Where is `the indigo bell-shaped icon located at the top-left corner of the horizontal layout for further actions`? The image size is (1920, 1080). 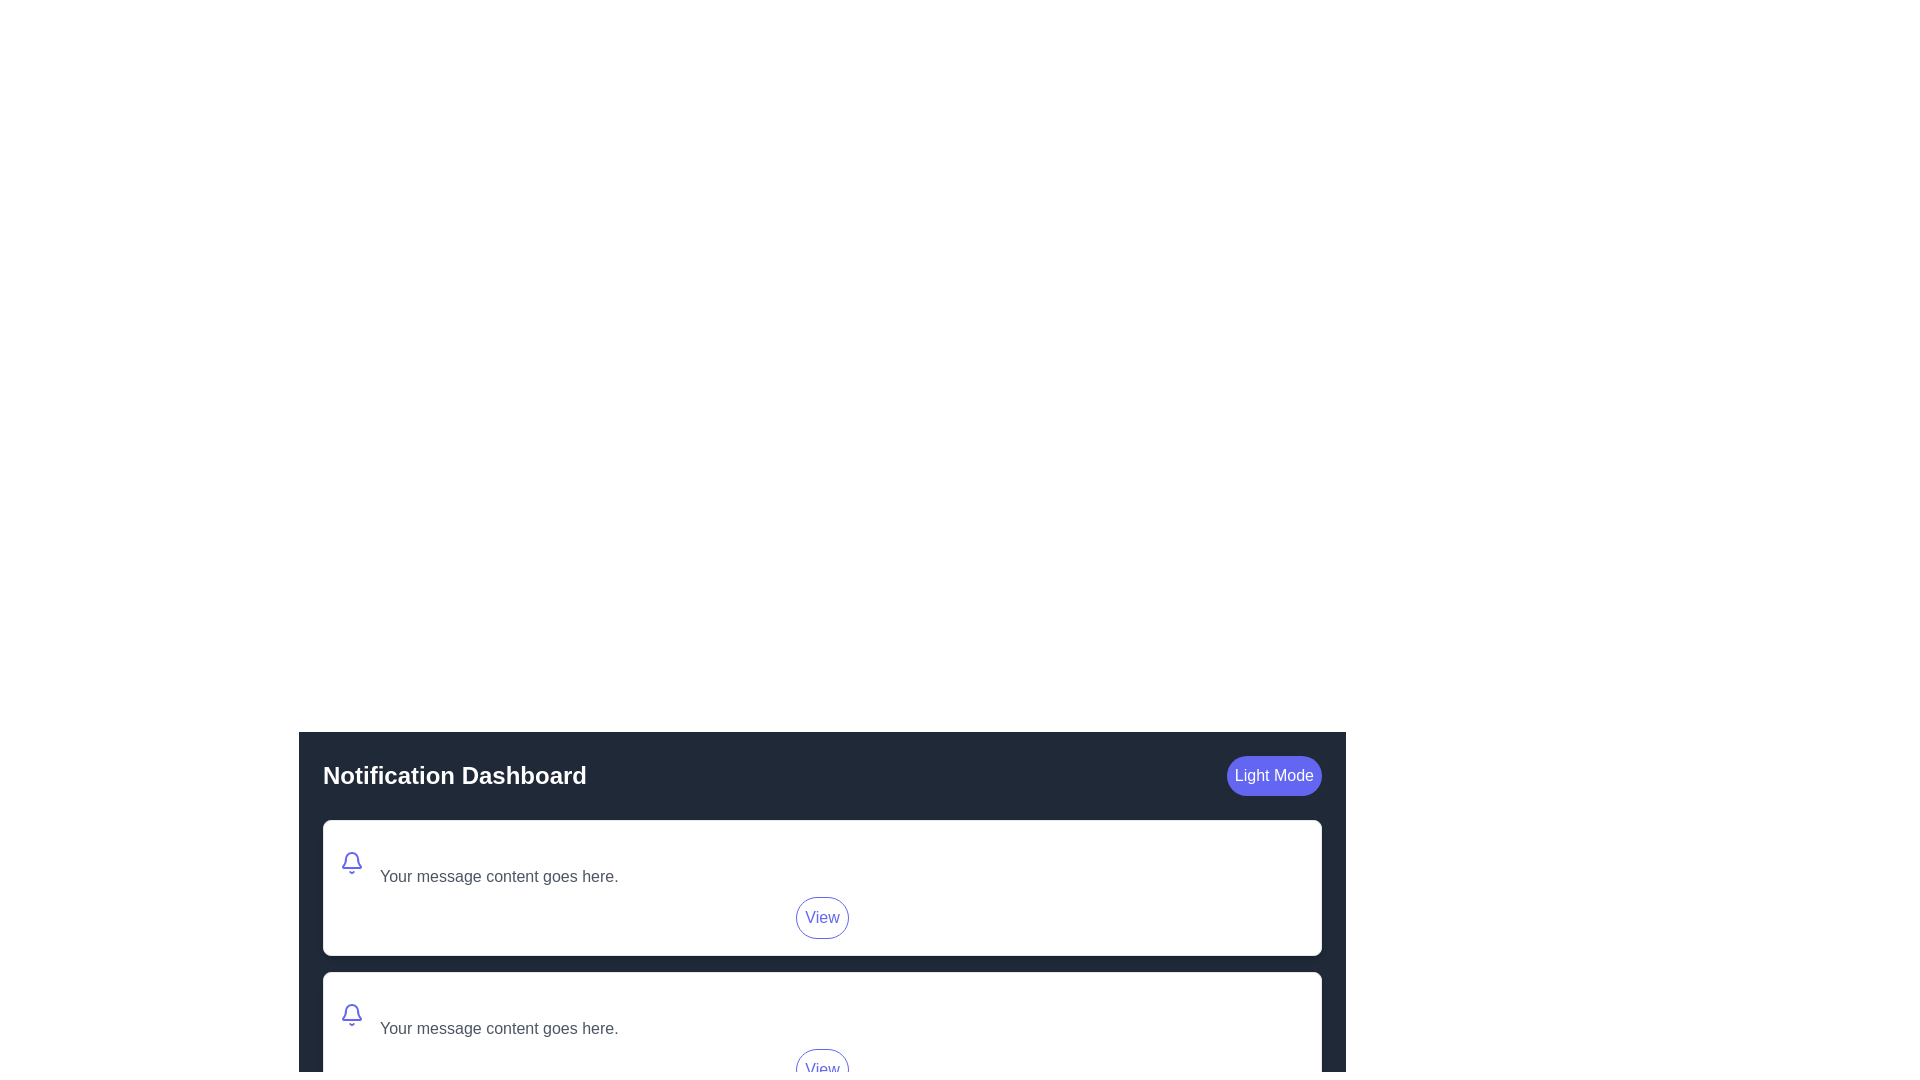
the indigo bell-shaped icon located at the top-left corner of the horizontal layout for further actions is located at coordinates (351, 862).